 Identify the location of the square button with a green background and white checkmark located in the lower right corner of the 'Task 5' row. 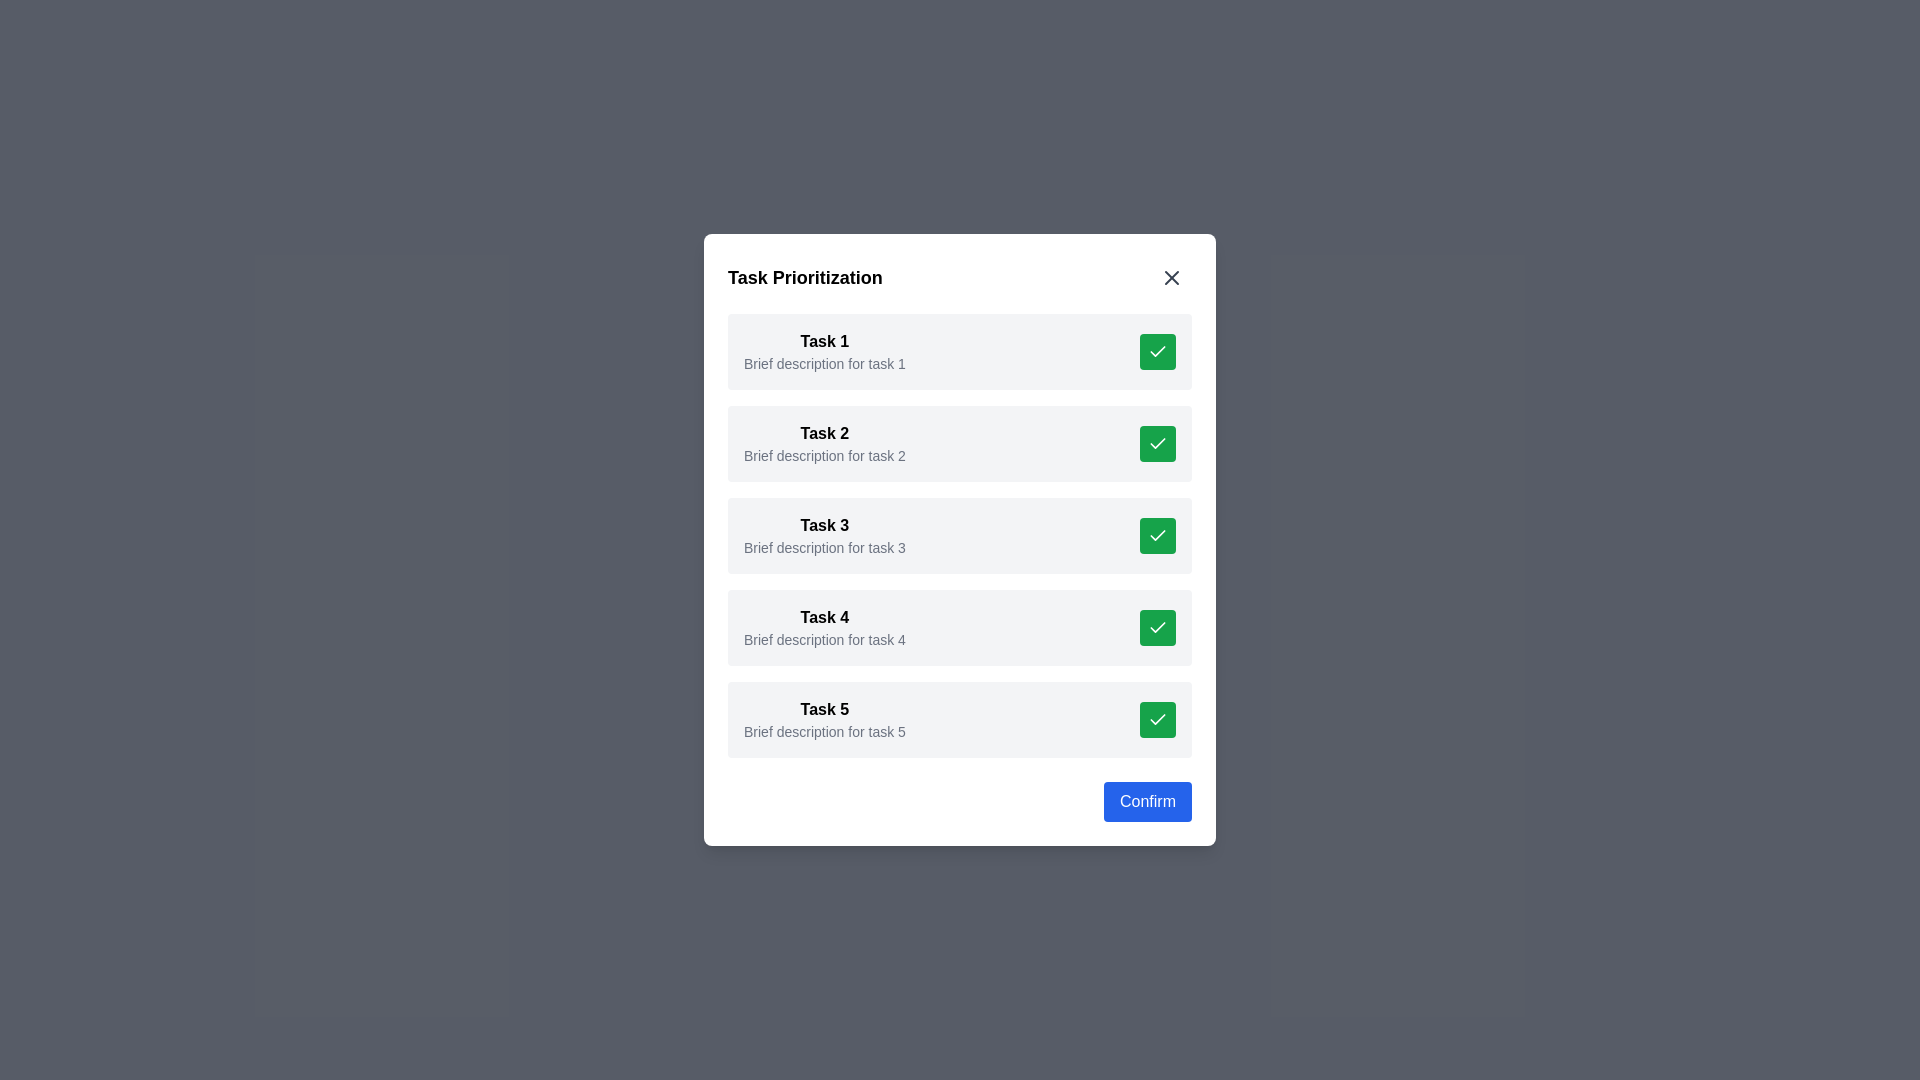
(1157, 720).